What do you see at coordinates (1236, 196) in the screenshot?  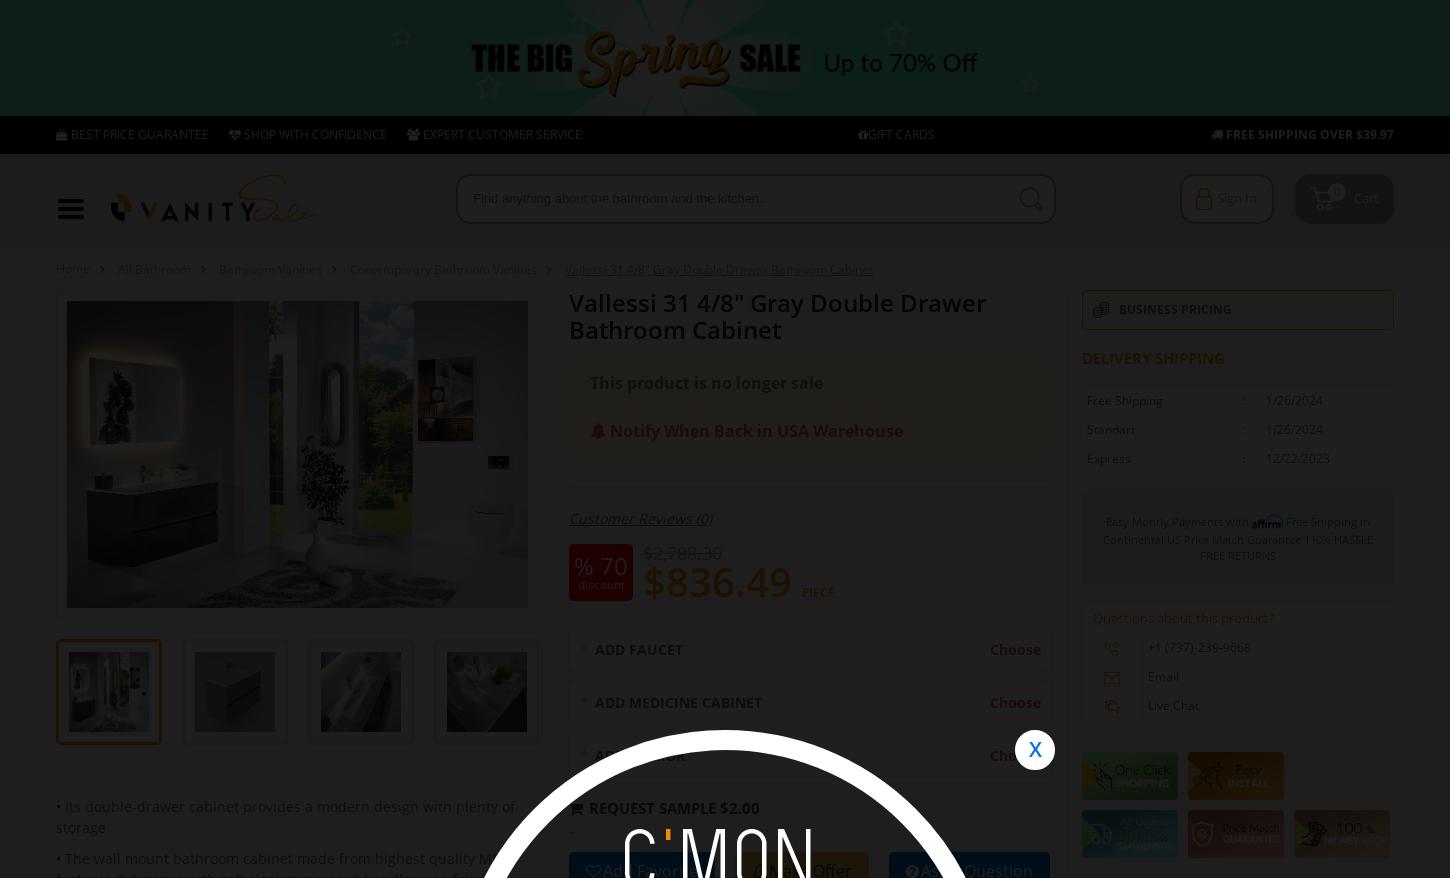 I see `'Sign In'` at bounding box center [1236, 196].